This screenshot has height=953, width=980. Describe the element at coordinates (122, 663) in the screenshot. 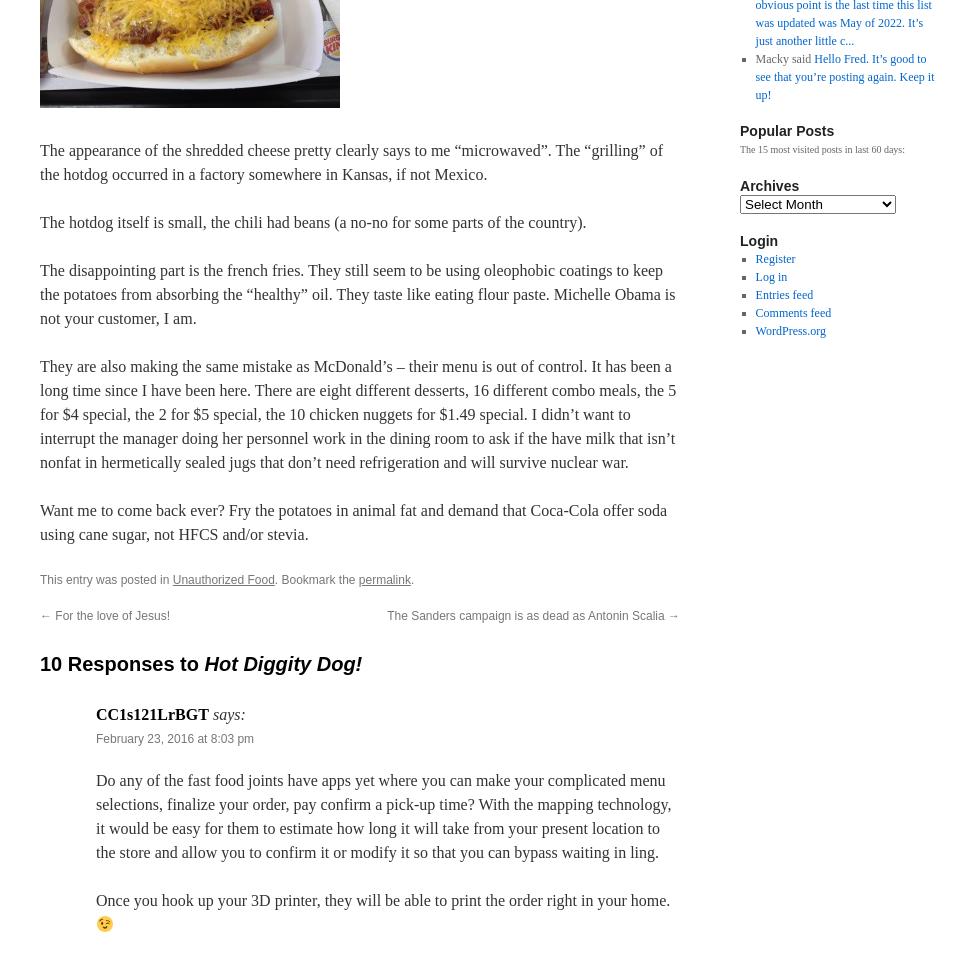

I see `'10 Responses to'` at that location.